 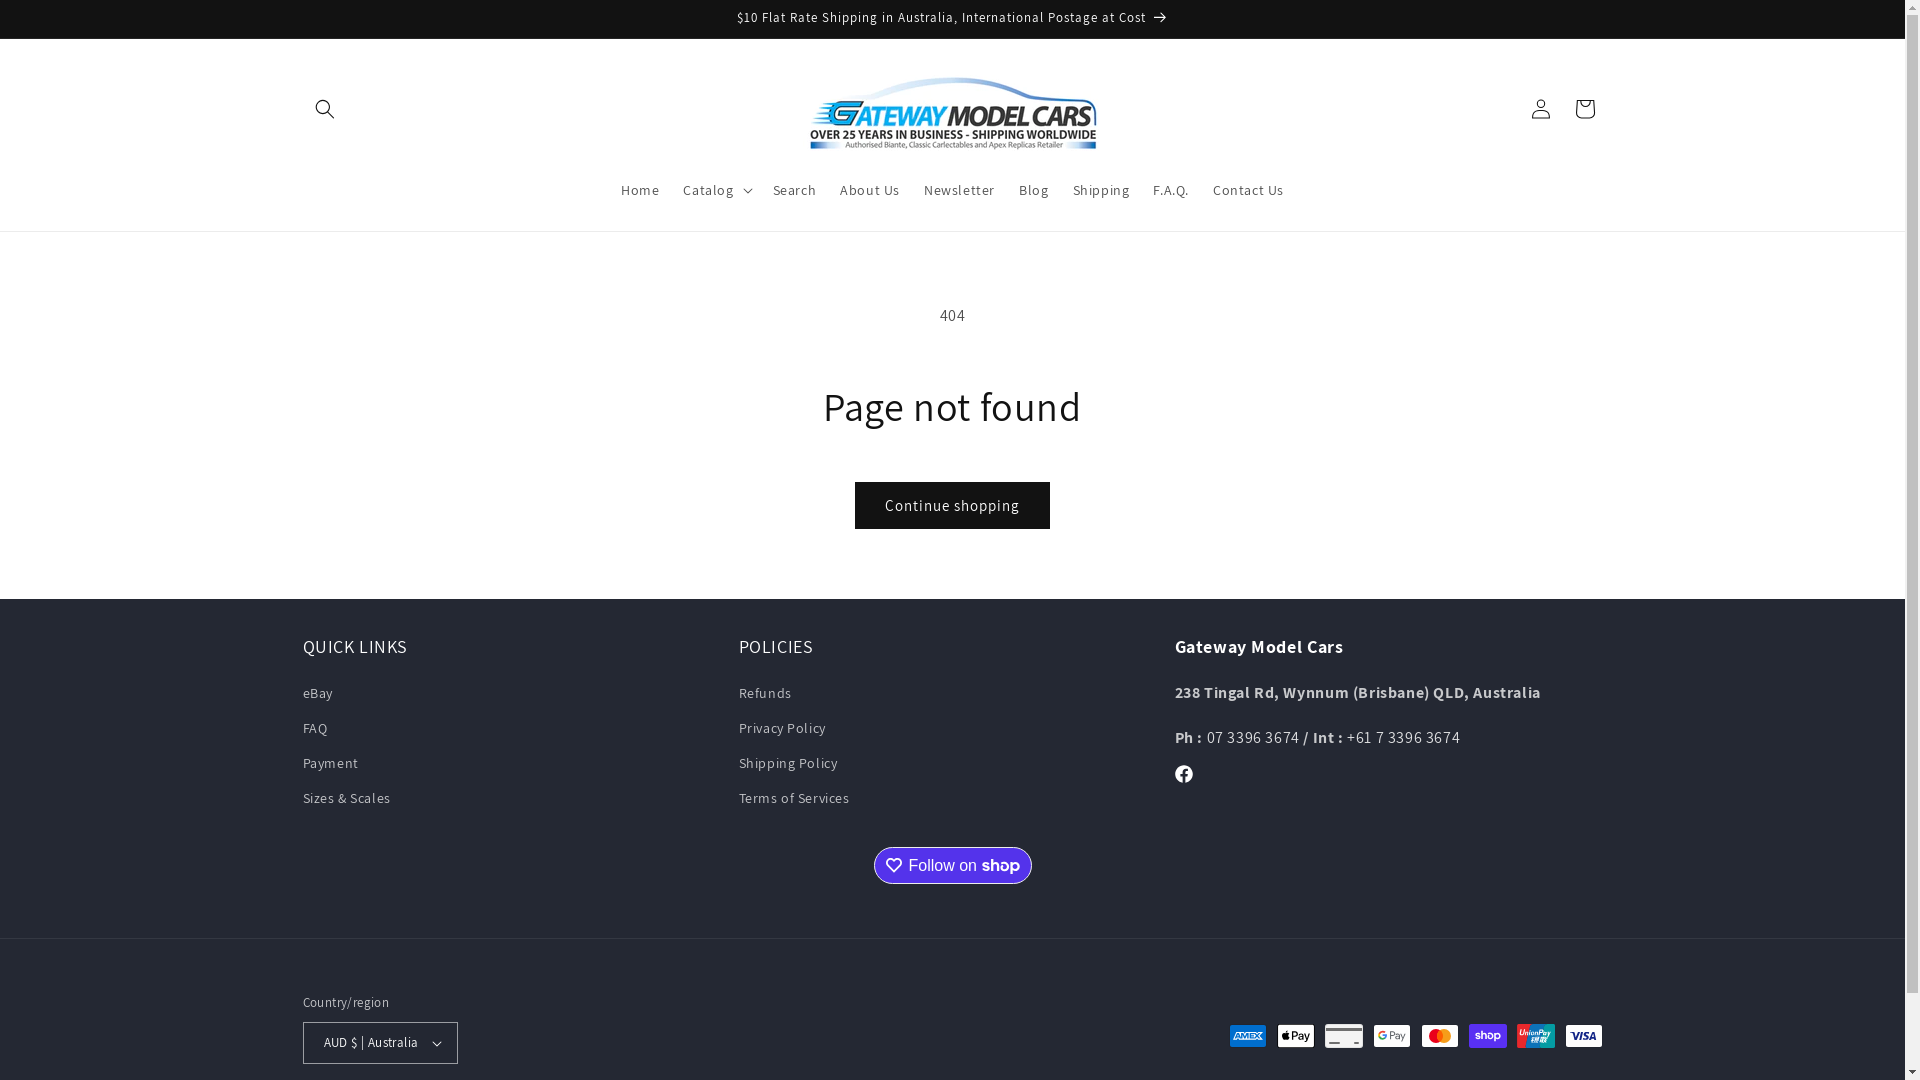 I want to click on 'FAQ', so click(x=313, y=728).